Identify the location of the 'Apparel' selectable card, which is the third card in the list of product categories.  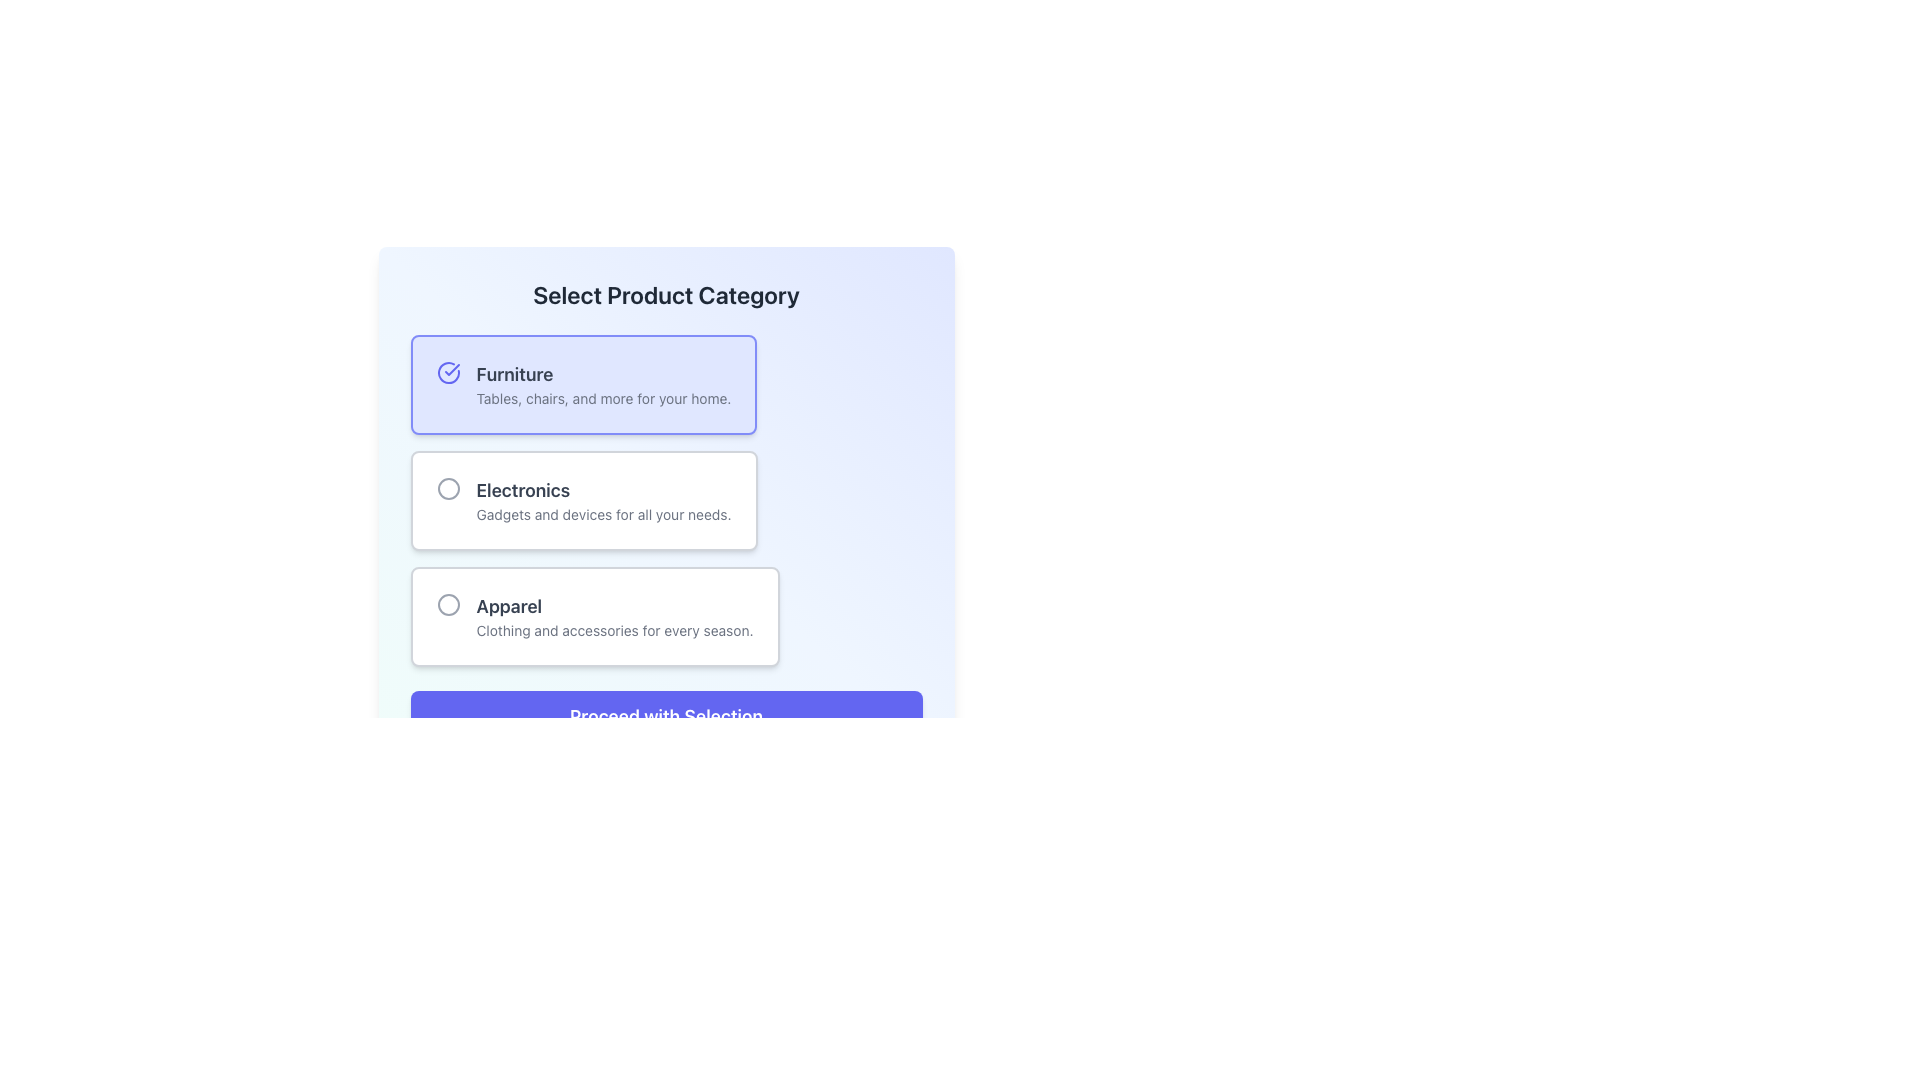
(613, 616).